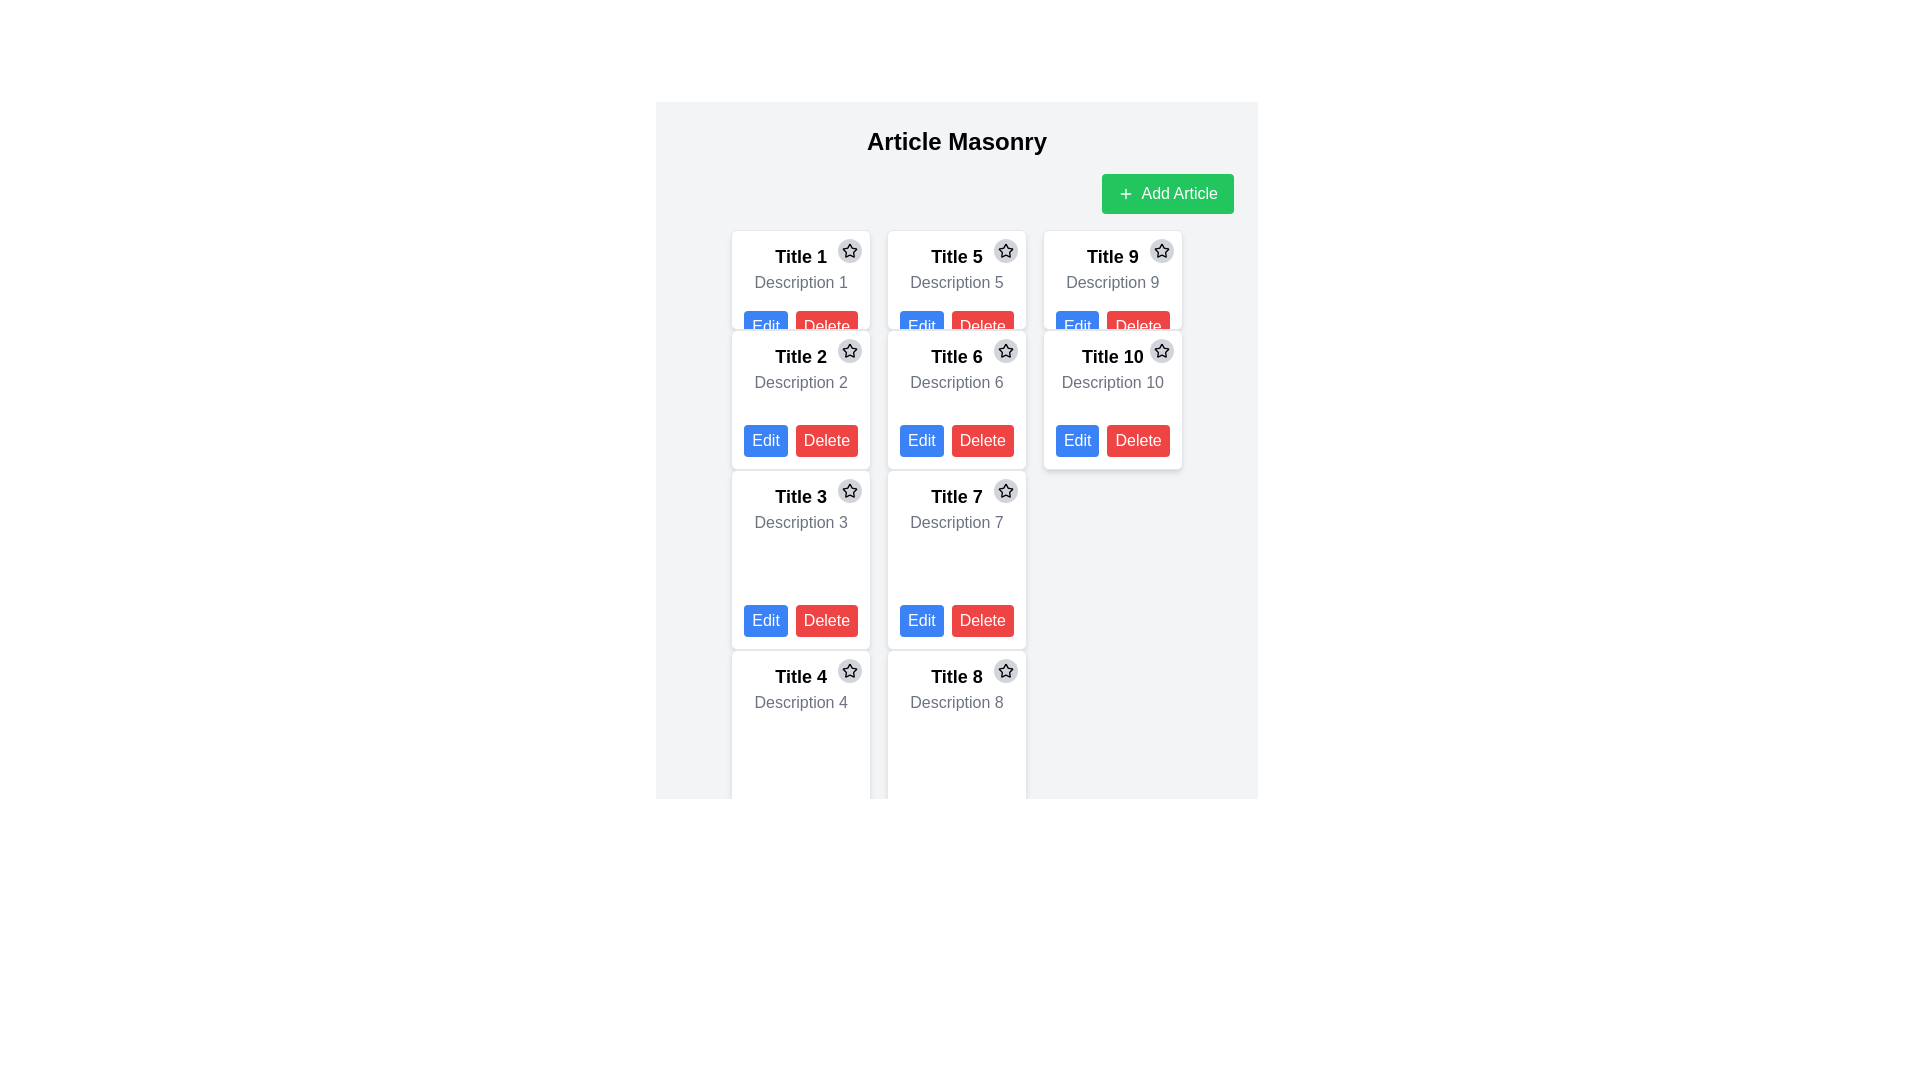 The image size is (1920, 1080). Describe the element at coordinates (1111, 439) in the screenshot. I see `the 'Edit' and 'Delete' buttons in the button group located at the bottom-right of the card under 'Title 10' and 'Description 10'` at that location.